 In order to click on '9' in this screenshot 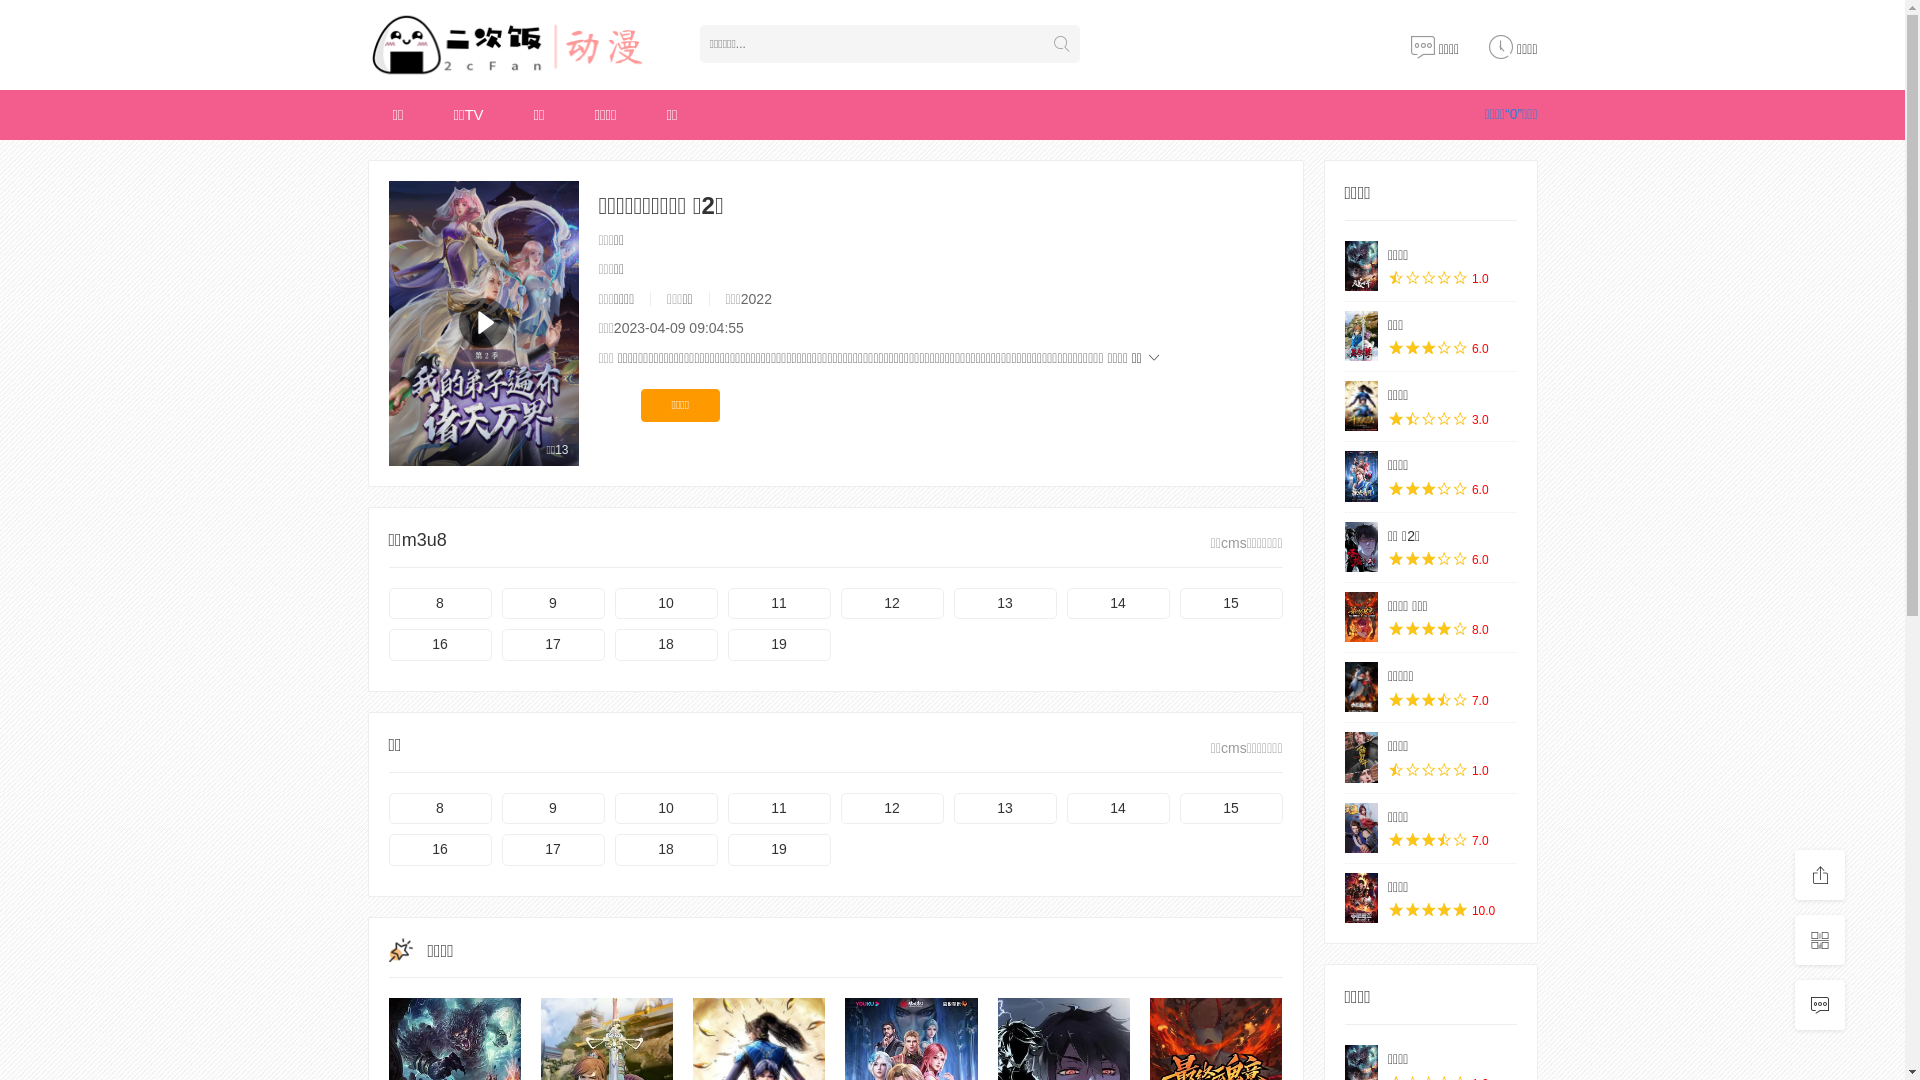, I will do `click(553, 603)`.